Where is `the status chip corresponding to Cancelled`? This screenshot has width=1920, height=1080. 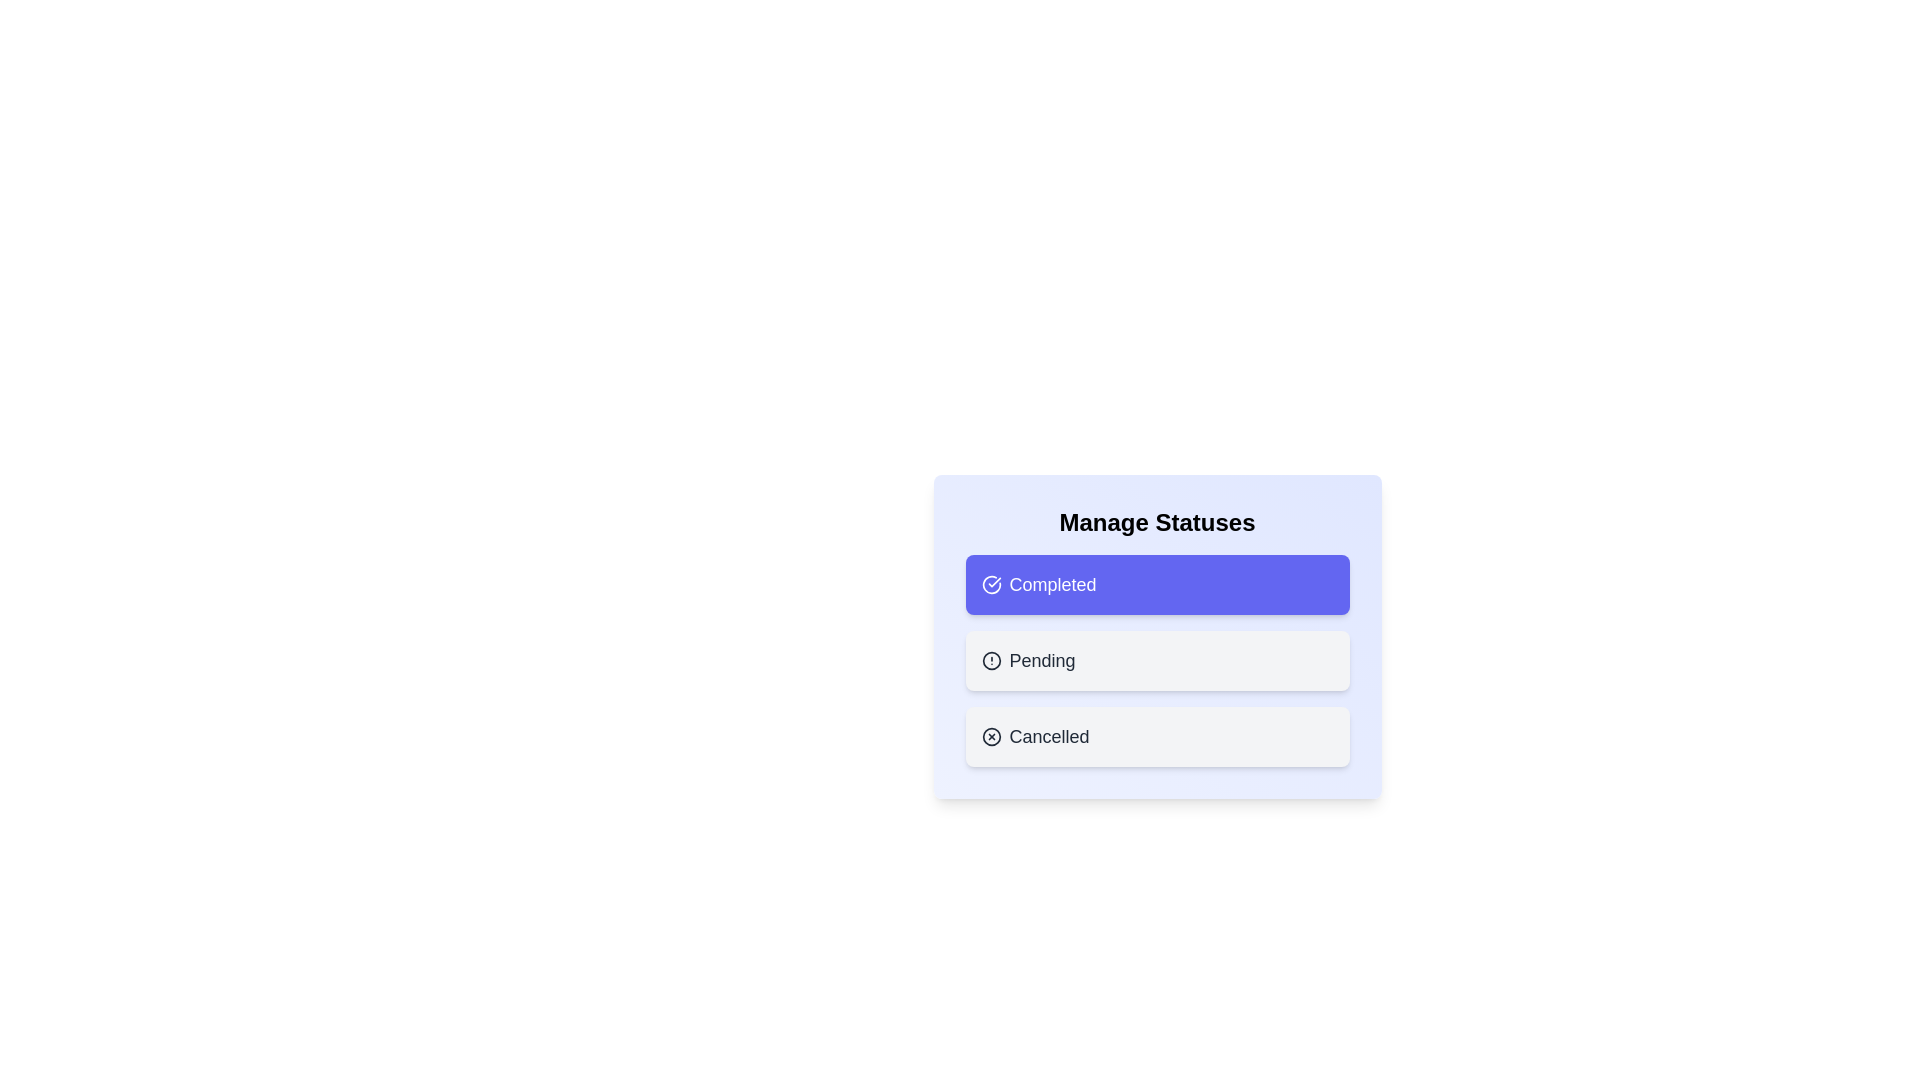
the status chip corresponding to Cancelled is located at coordinates (1157, 736).